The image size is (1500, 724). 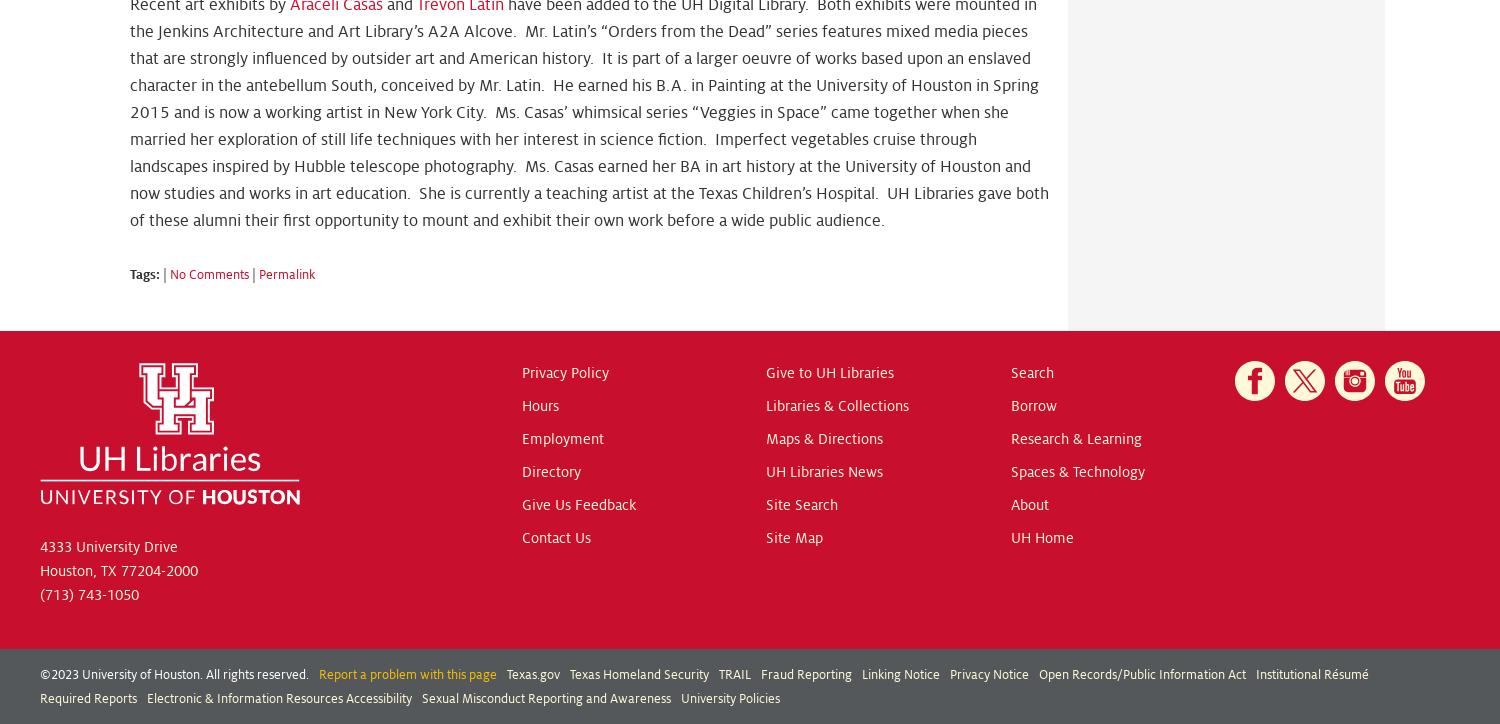 I want to click on 'Spaces & Technology', so click(x=1076, y=470).